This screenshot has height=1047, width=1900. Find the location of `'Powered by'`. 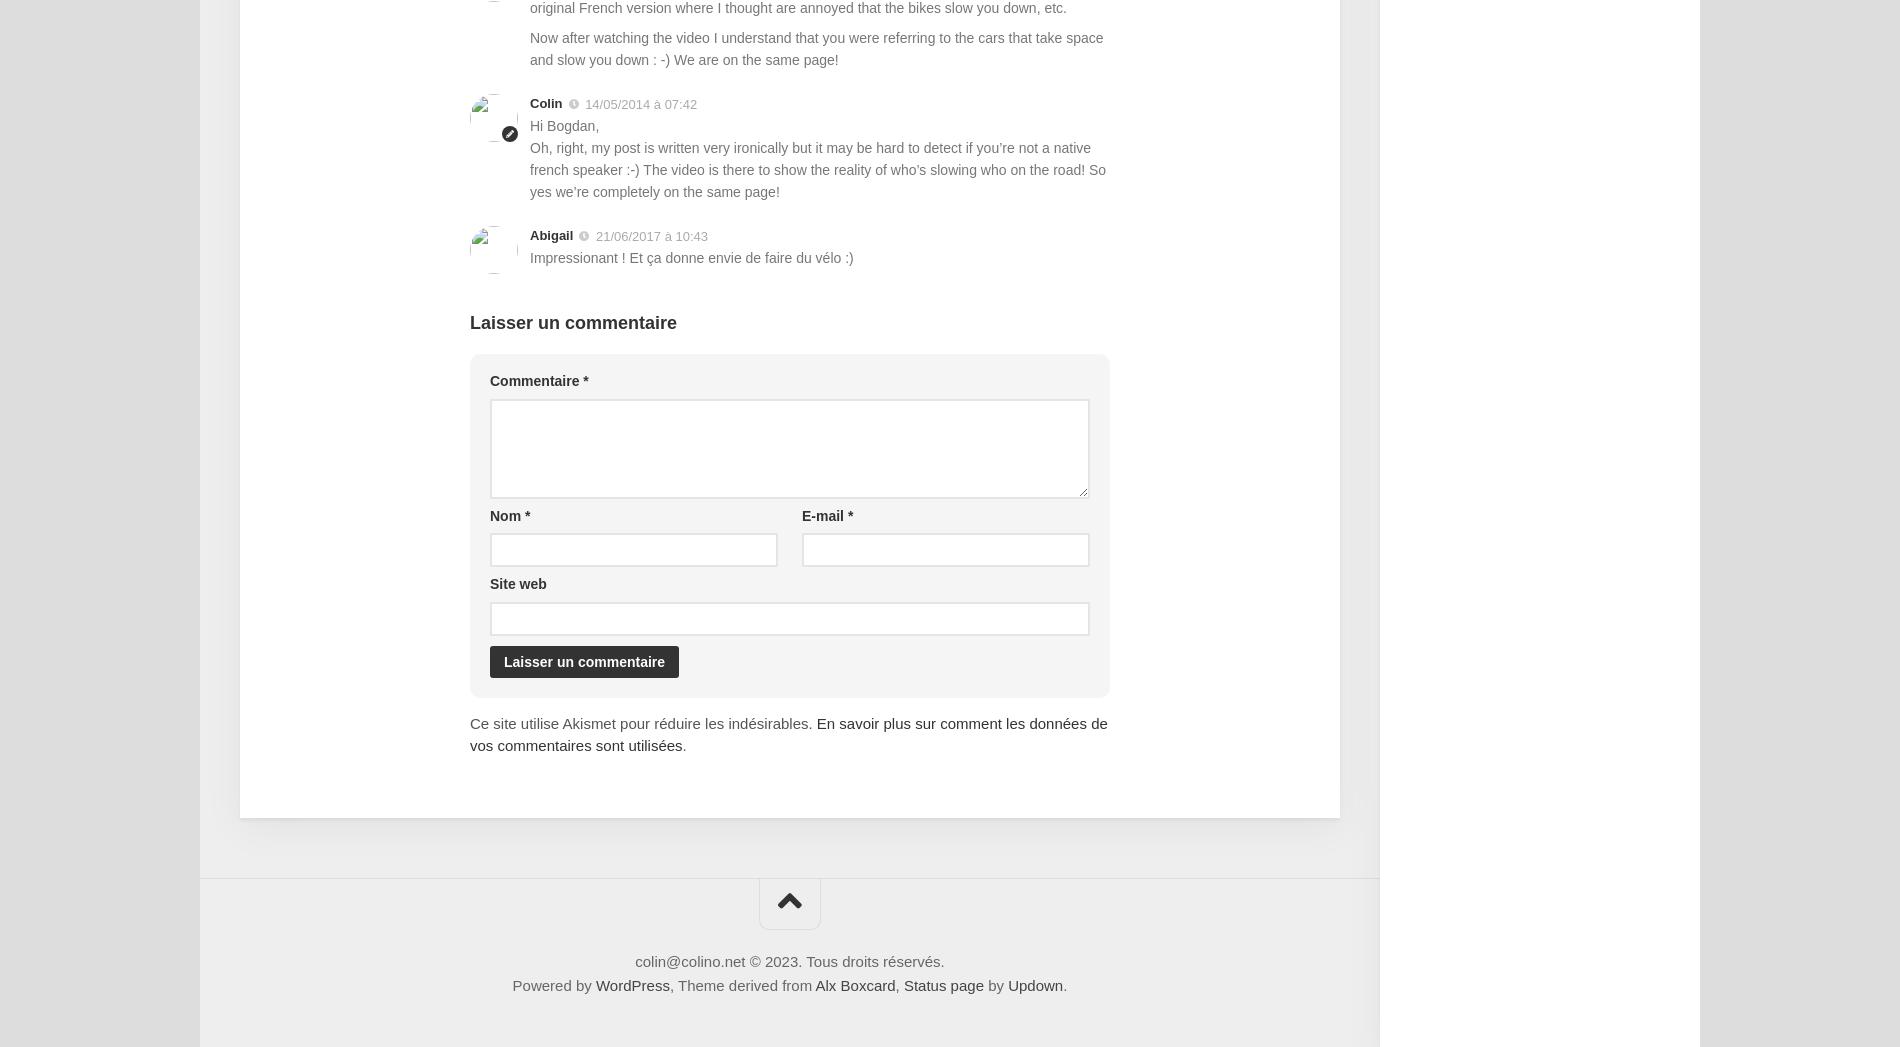

'Powered by' is located at coordinates (553, 983).